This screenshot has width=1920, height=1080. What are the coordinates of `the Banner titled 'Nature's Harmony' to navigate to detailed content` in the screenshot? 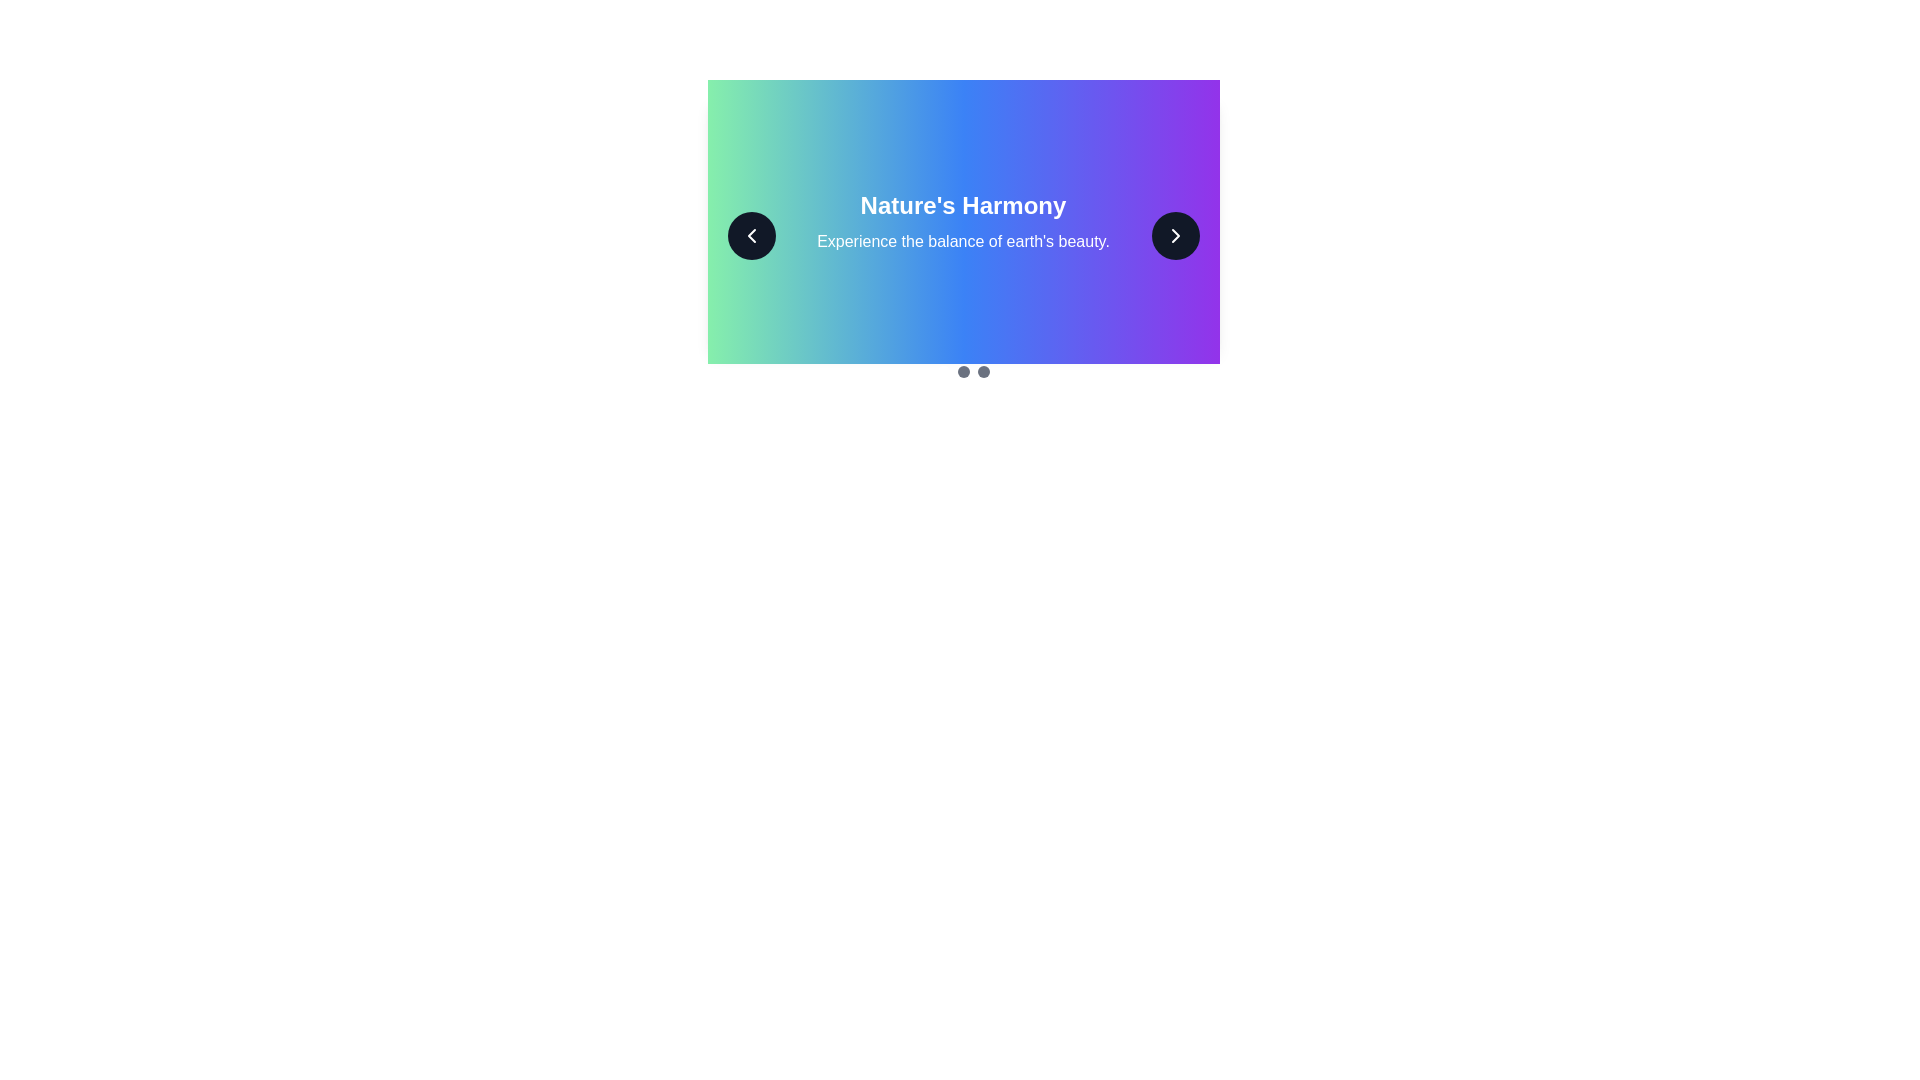 It's located at (963, 222).